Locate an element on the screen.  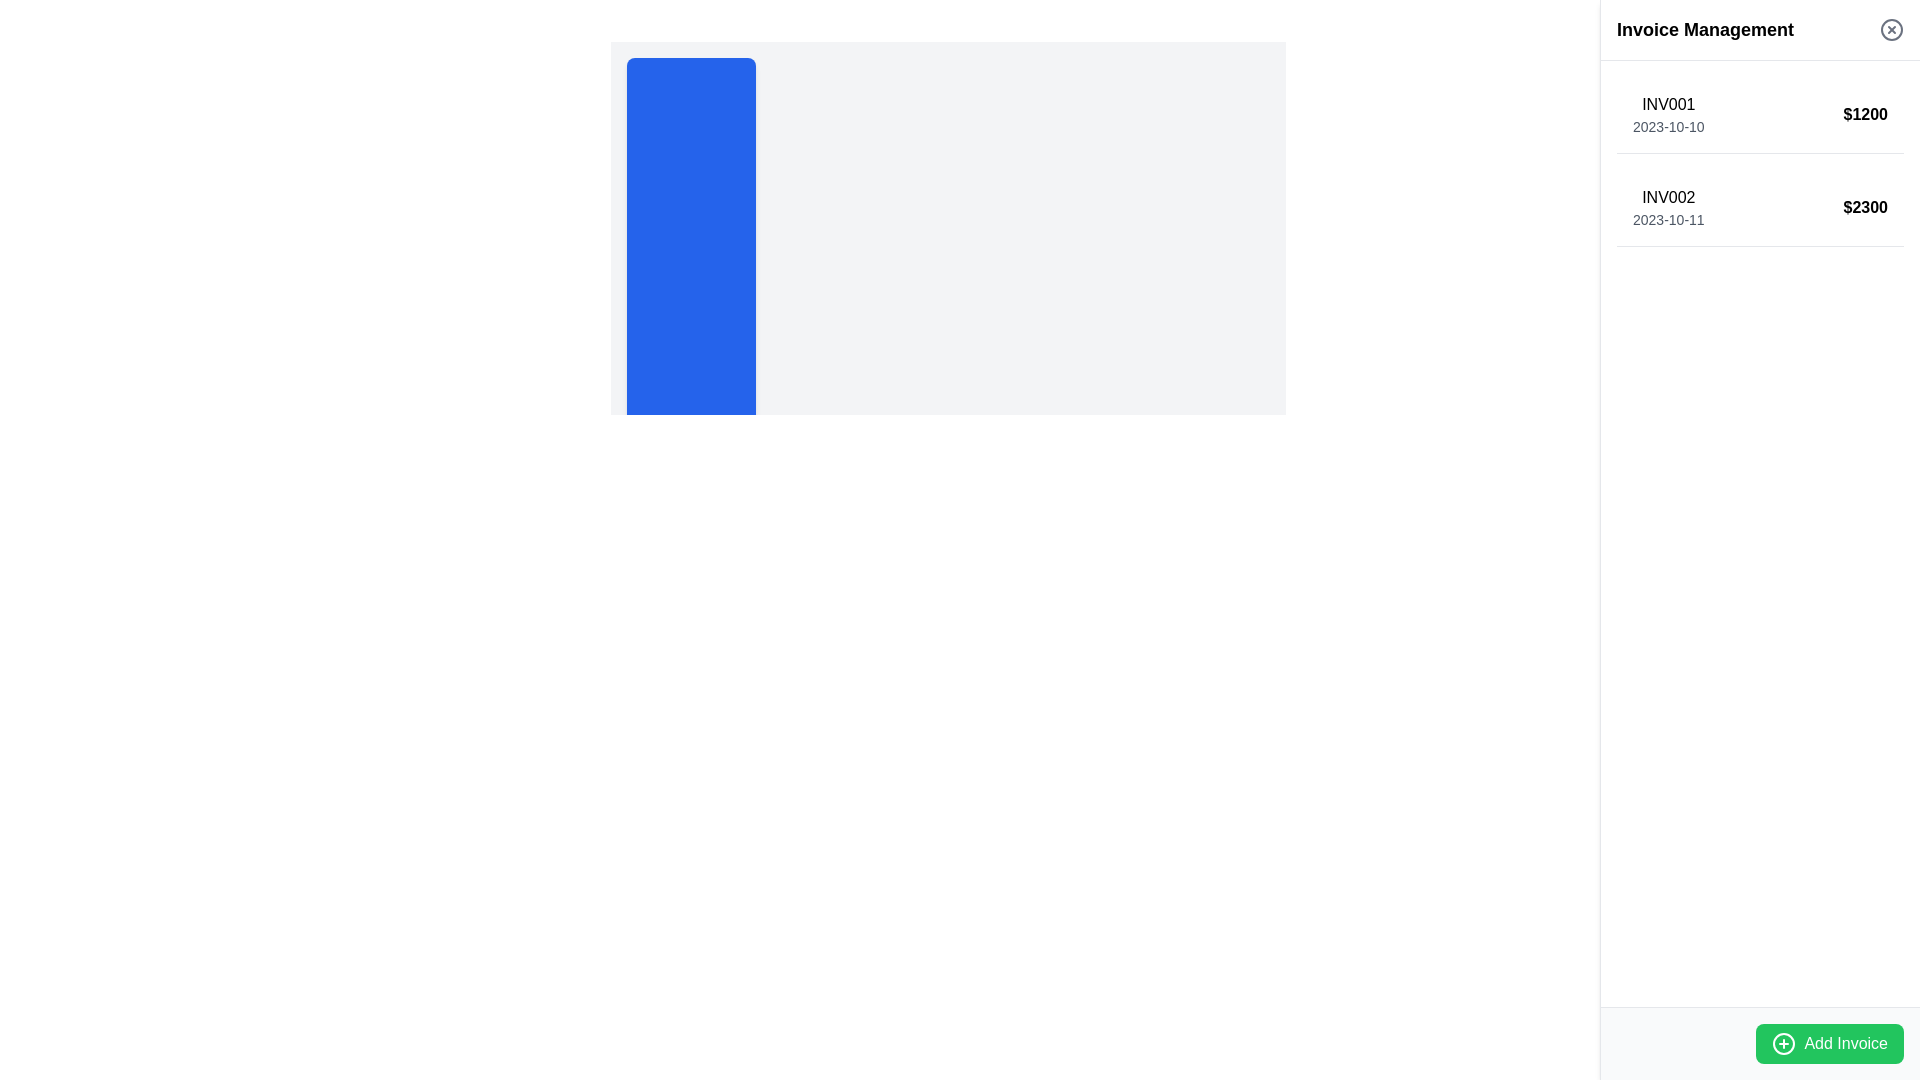
the Text label displaying the invoice date for the 'INV001' entry, which is positioned under the 'INV001' label in the Invoice Management section is located at coordinates (1668, 127).